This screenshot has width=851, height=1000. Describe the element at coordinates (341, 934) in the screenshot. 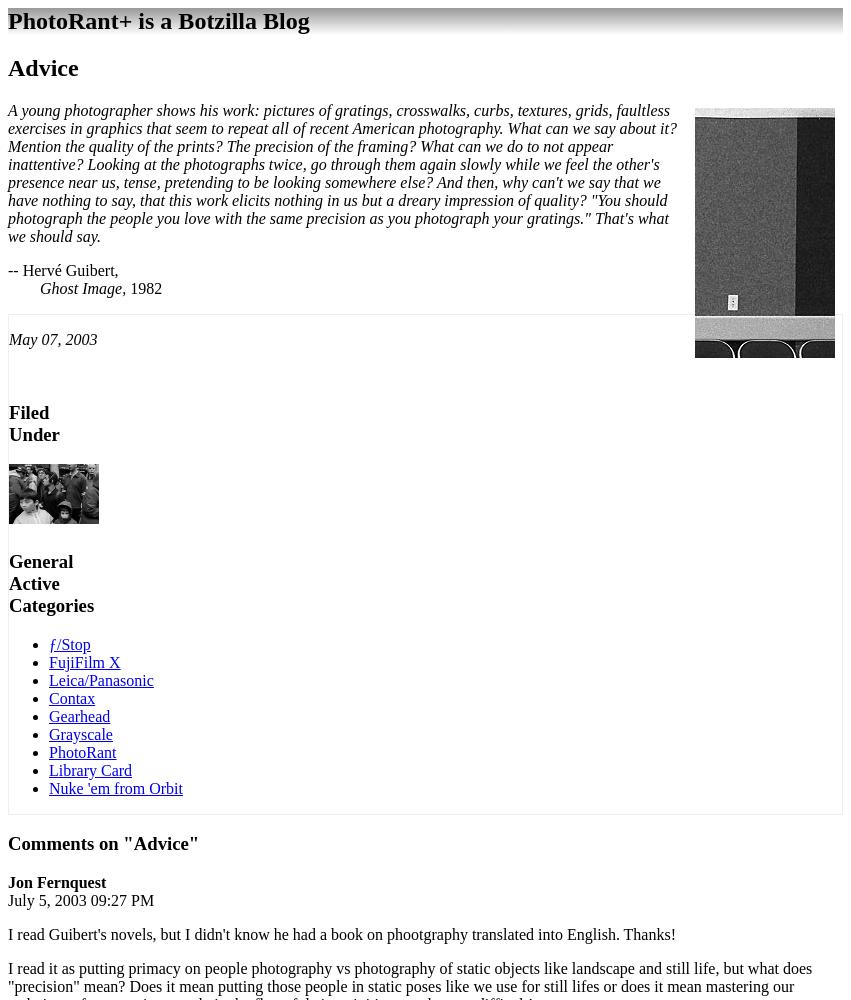

I see `'I read Guibert's novels, but I didn't know he had a book on phootgraphy translated into English. Thanks!'` at that location.